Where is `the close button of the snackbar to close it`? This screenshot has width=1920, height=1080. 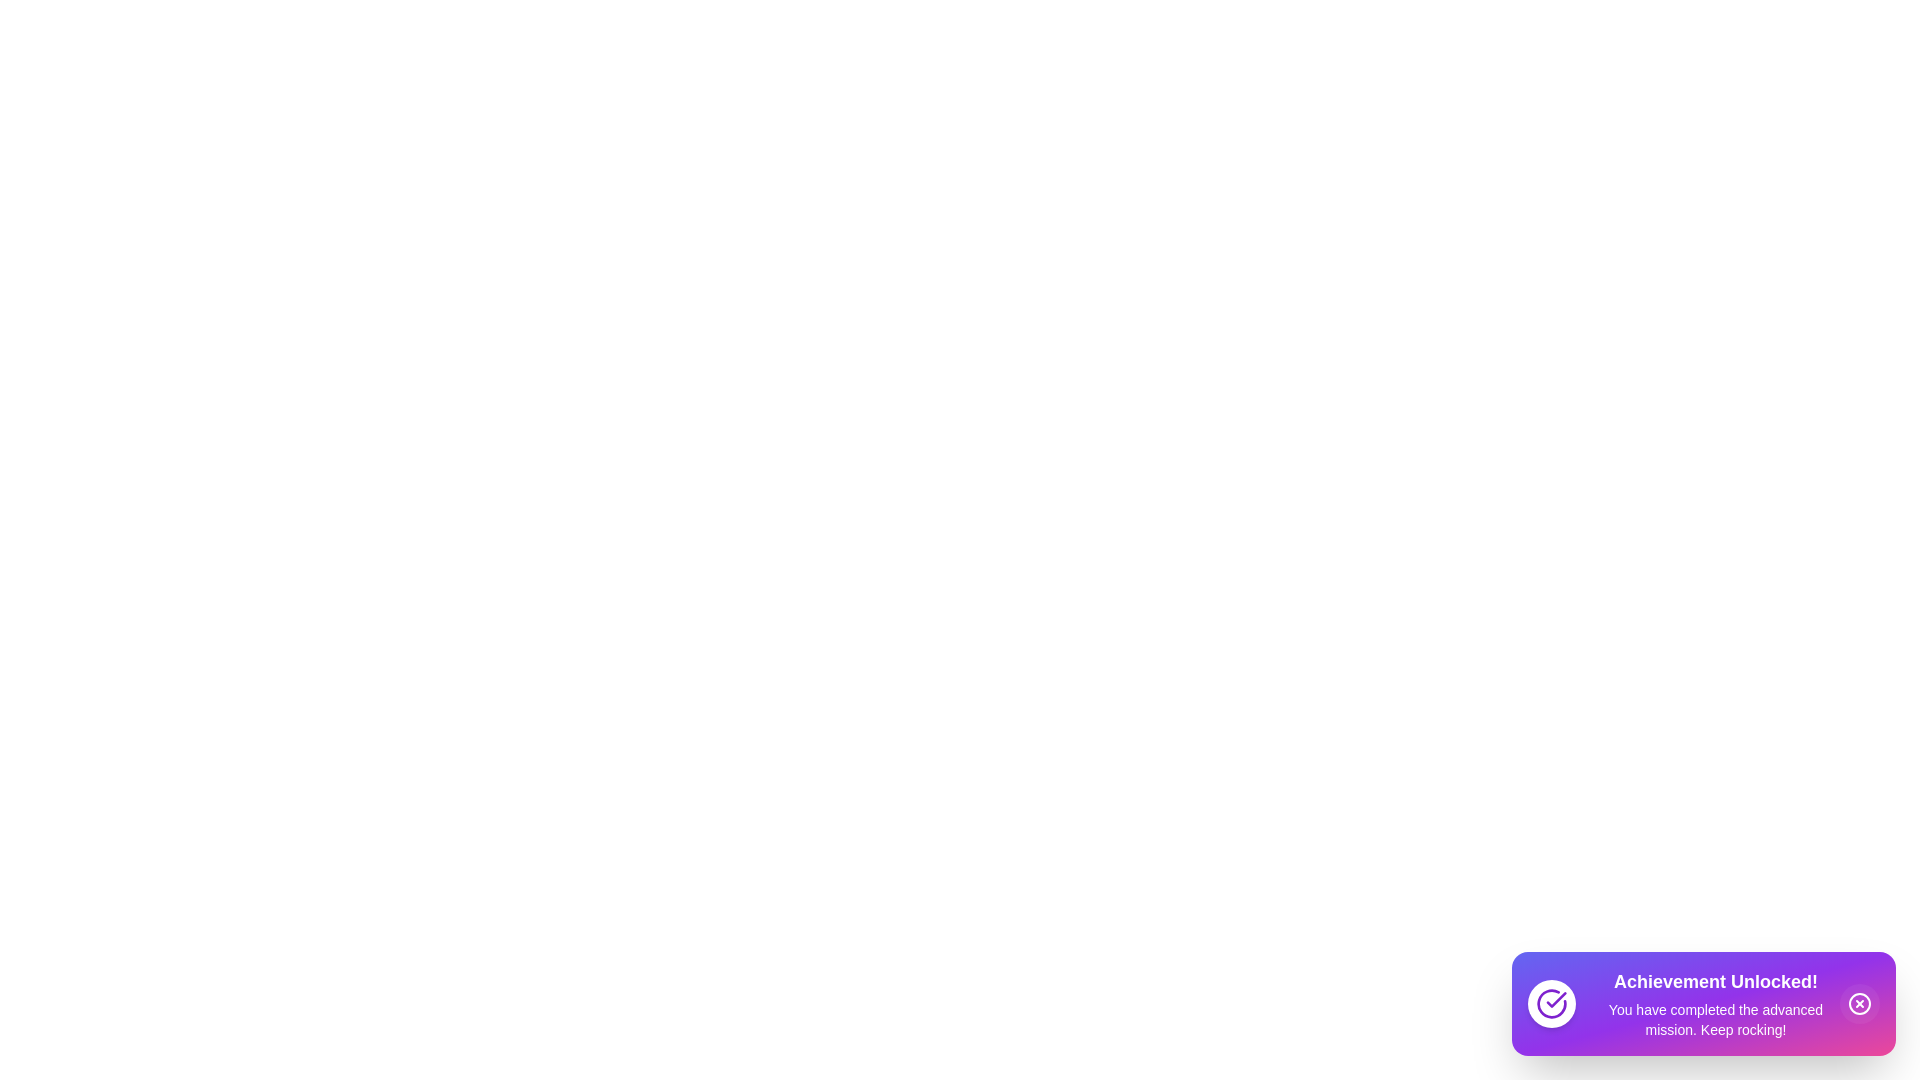 the close button of the snackbar to close it is located at coordinates (1859, 1003).